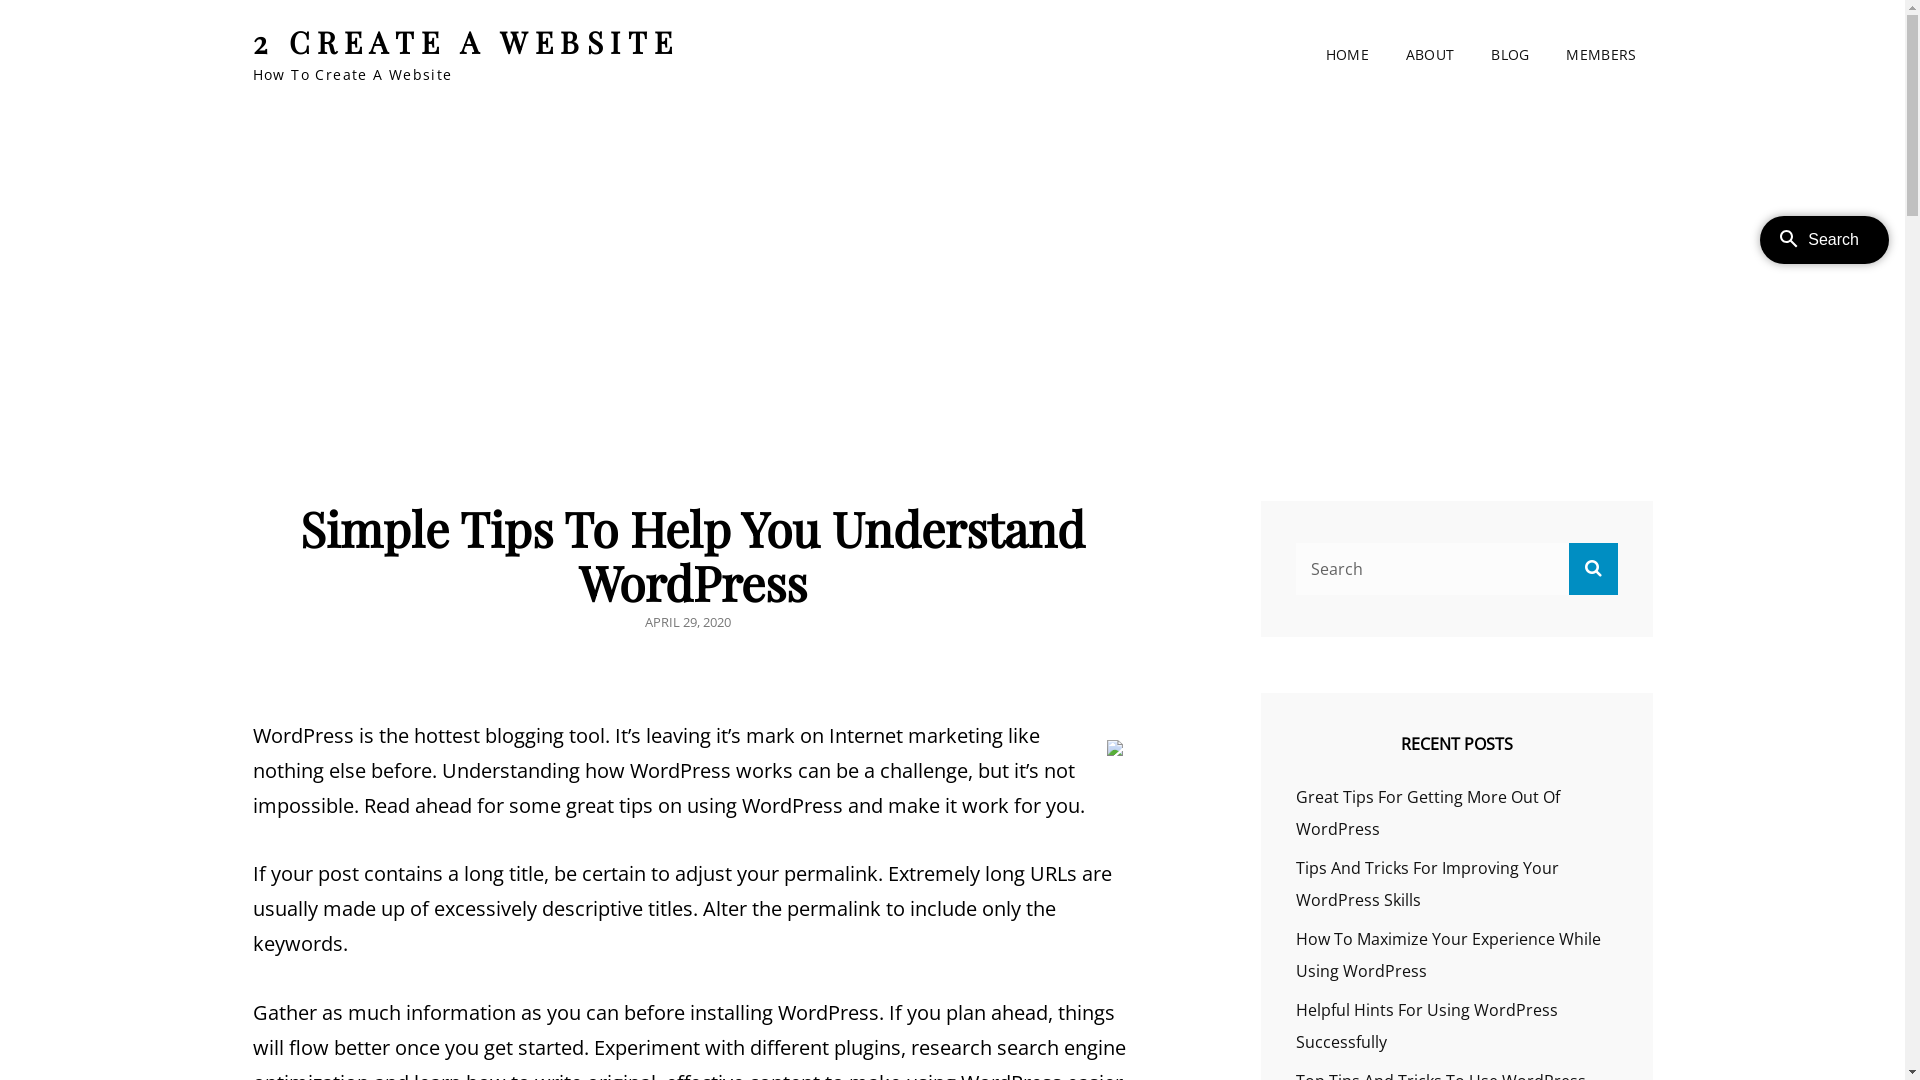  What do you see at coordinates (1601, 53) in the screenshot?
I see `'MEMBERS'` at bounding box center [1601, 53].